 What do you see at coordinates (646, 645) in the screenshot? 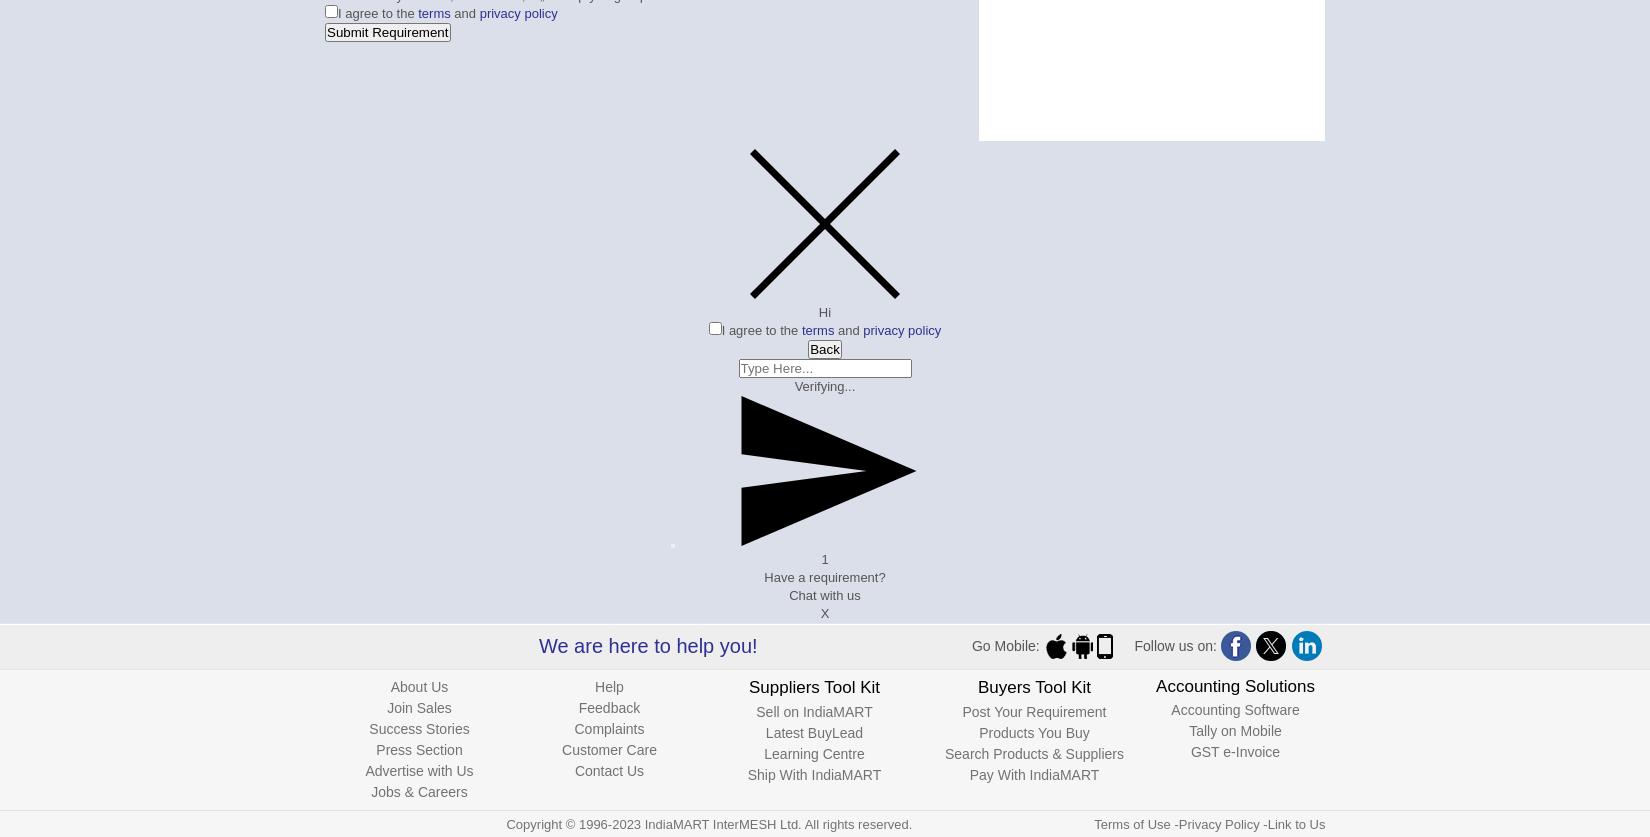
I see `'We are here to help you!'` at bounding box center [646, 645].